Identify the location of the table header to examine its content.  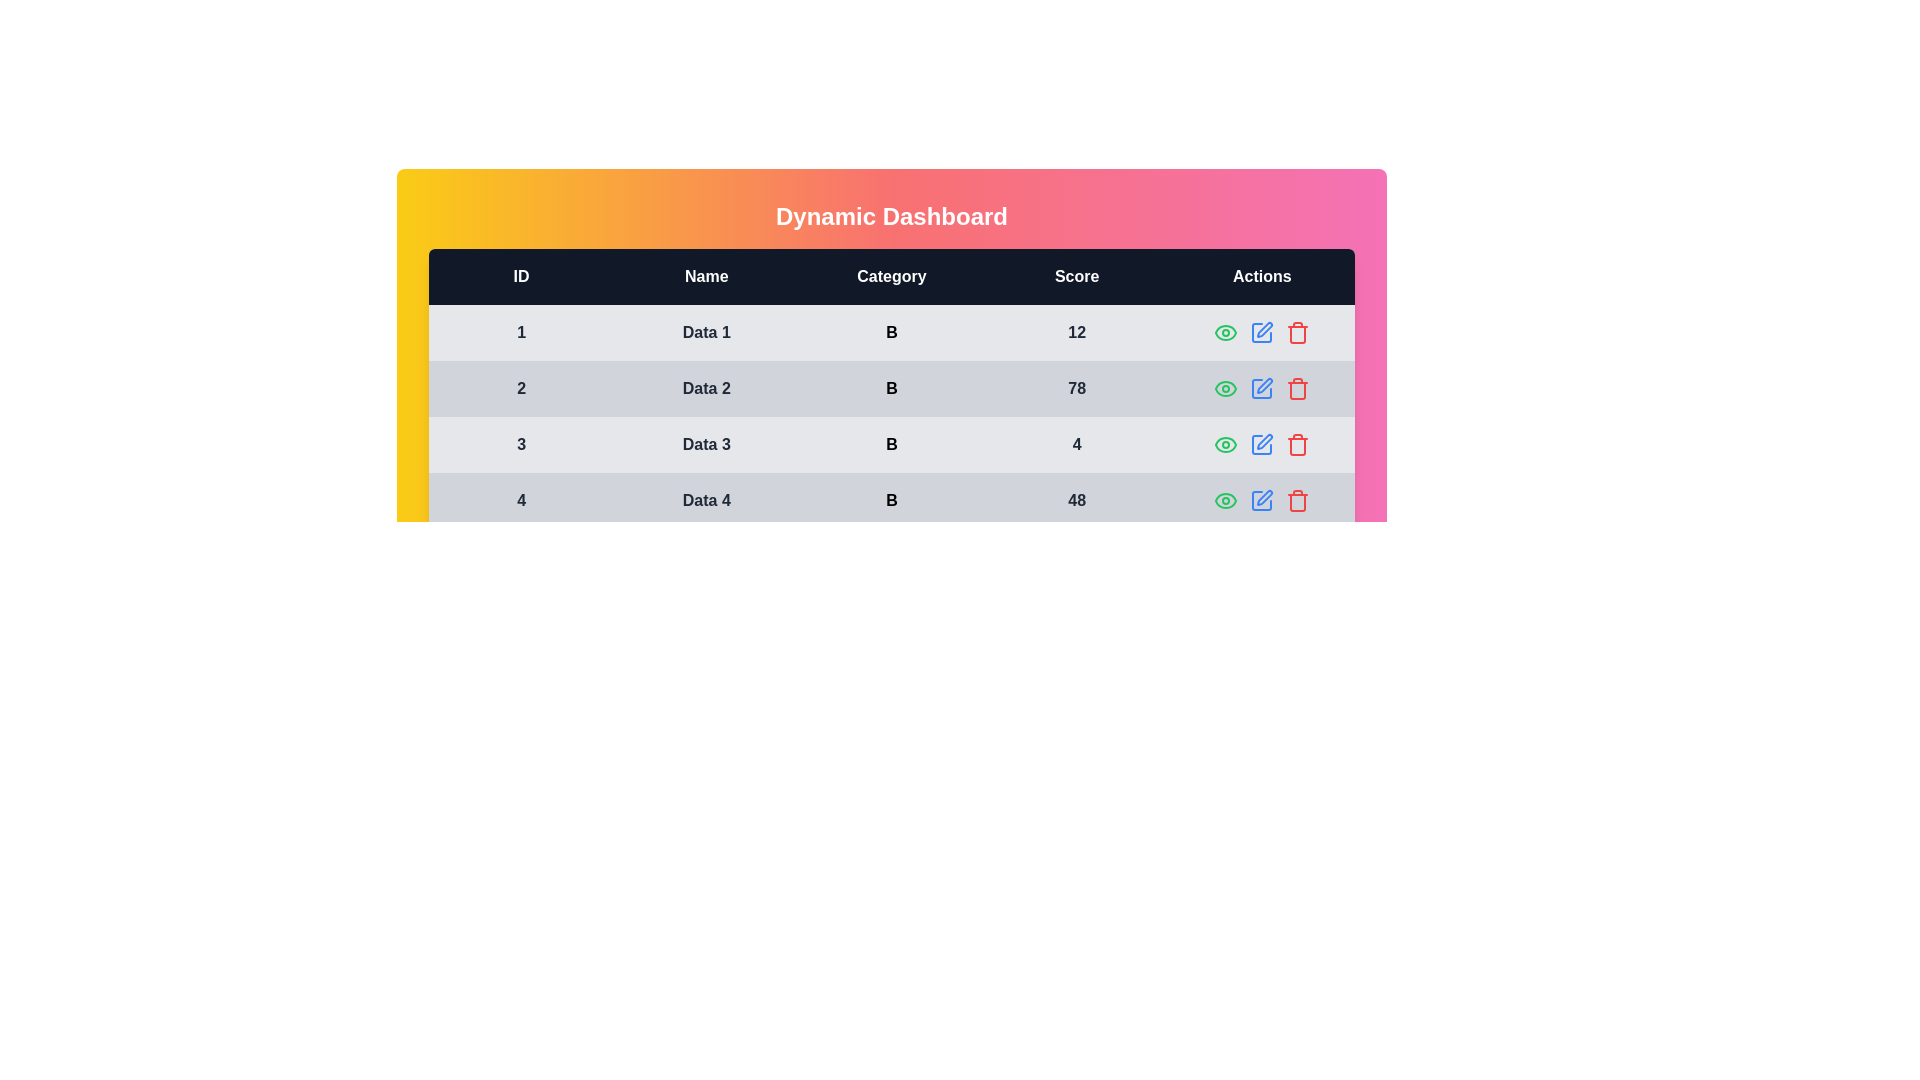
(891, 277).